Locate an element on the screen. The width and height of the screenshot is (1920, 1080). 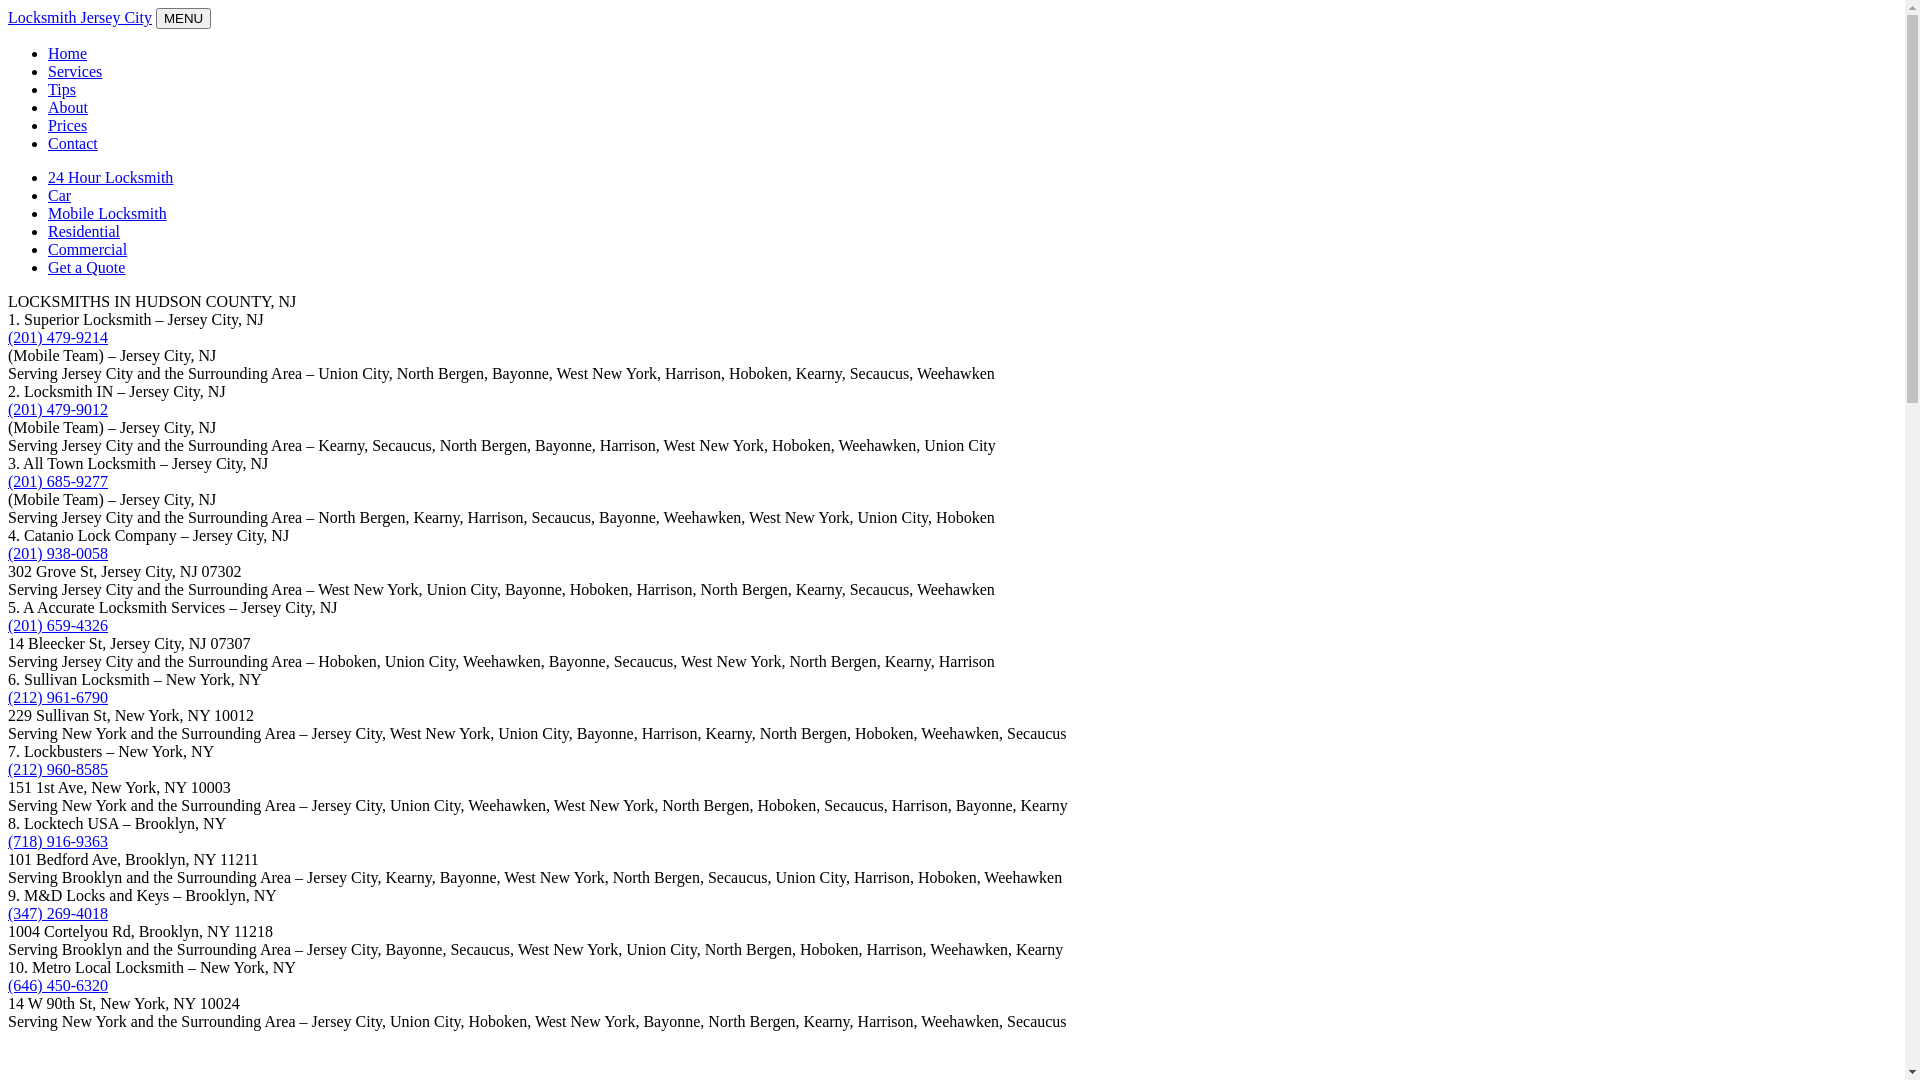
'Home' is located at coordinates (67, 52).